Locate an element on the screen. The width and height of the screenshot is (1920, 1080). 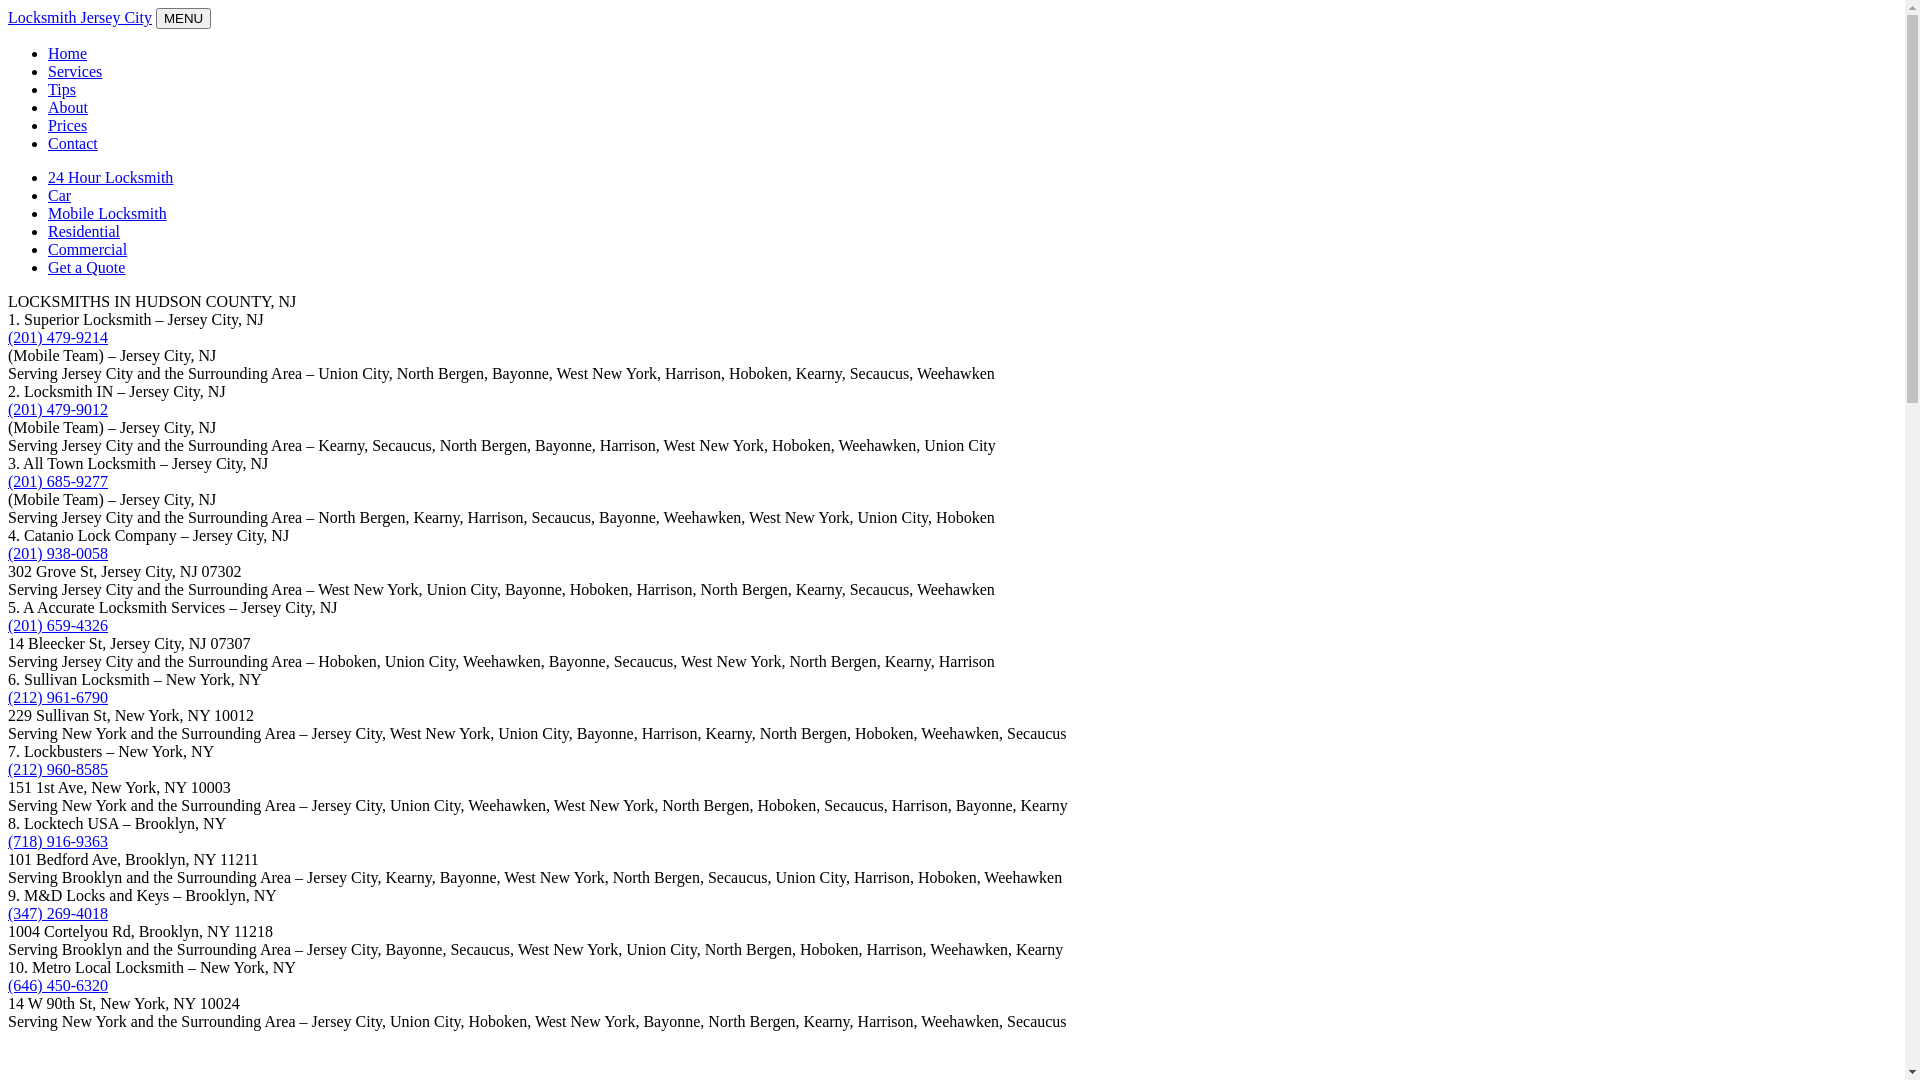
'Home' is located at coordinates (67, 52).